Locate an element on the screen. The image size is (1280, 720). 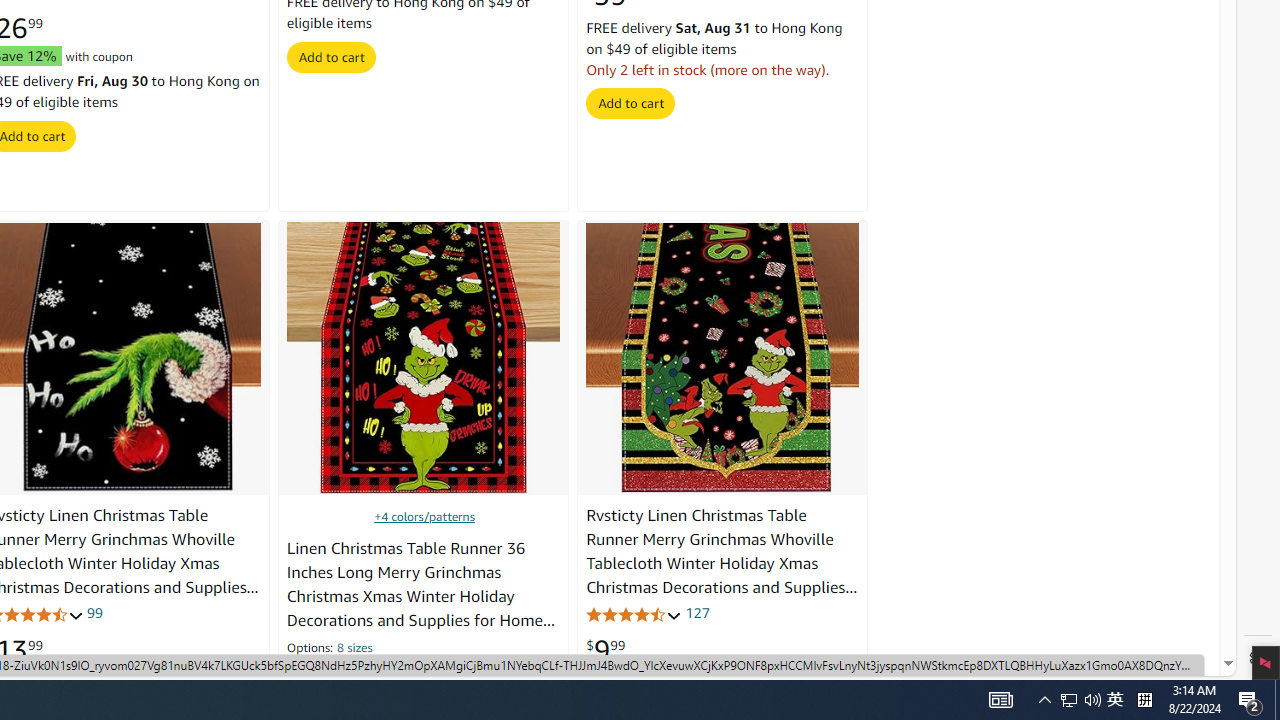
'+4 colors/patterns' is located at coordinates (423, 515).